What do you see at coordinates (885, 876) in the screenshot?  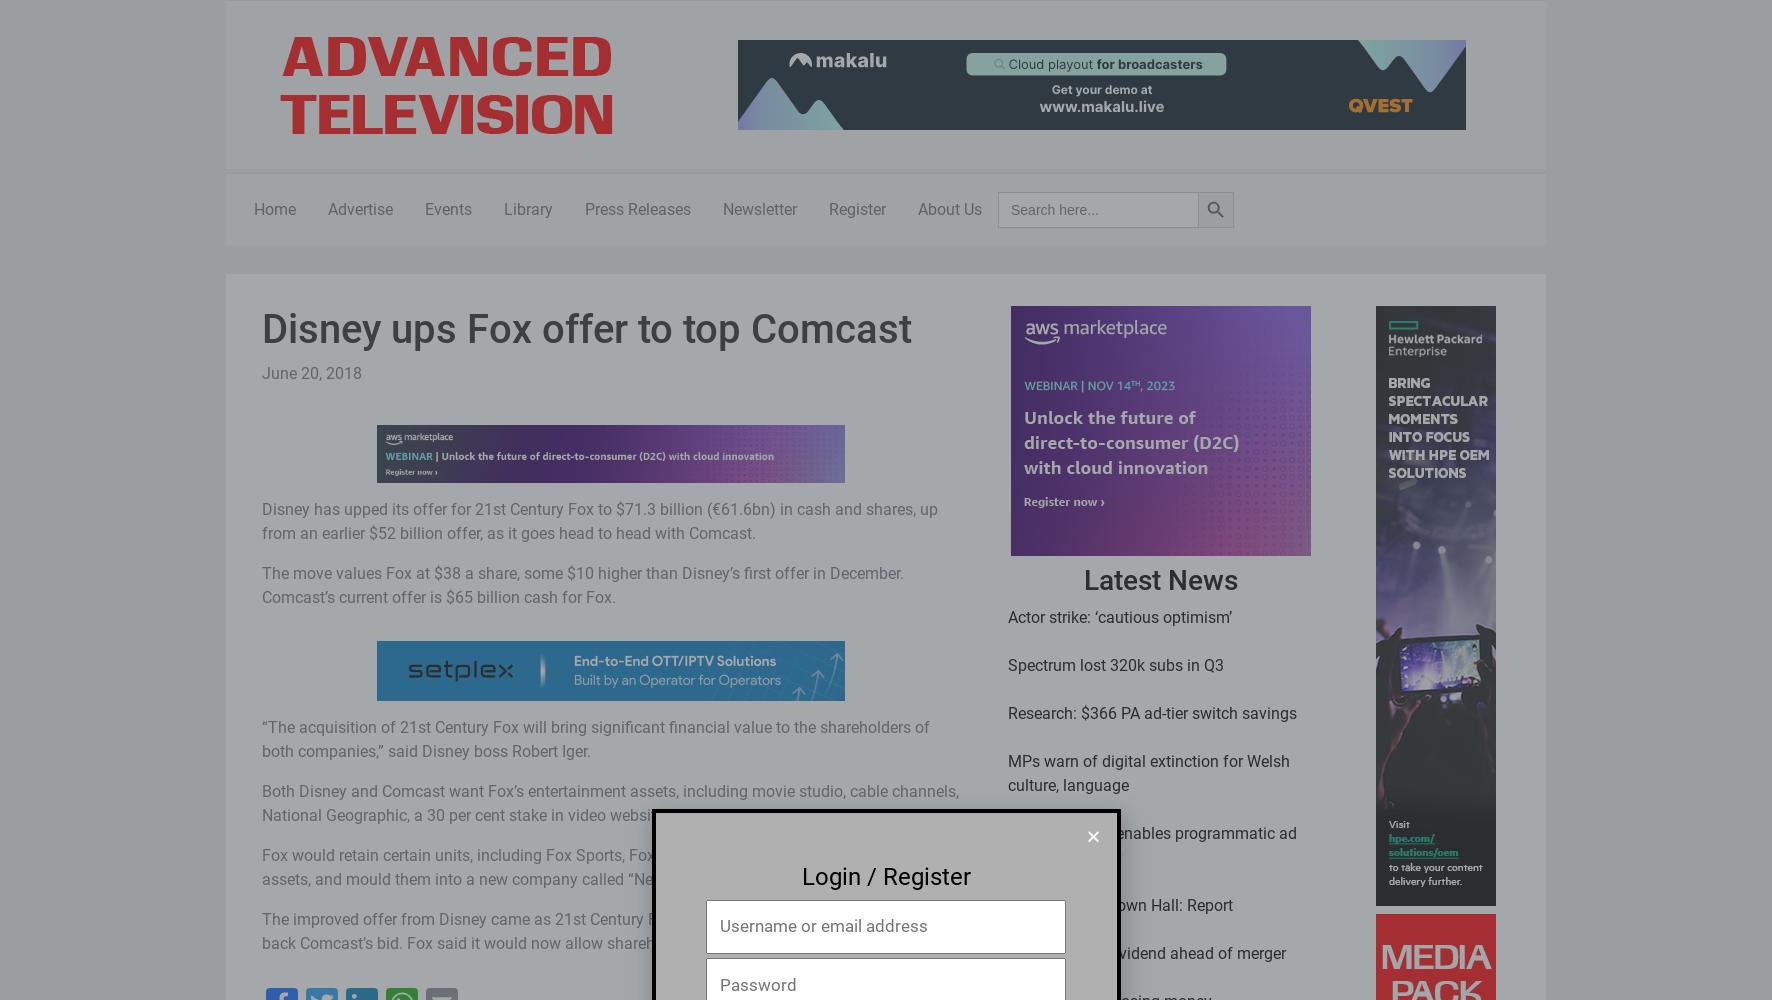 I see `'Login / Register'` at bounding box center [885, 876].